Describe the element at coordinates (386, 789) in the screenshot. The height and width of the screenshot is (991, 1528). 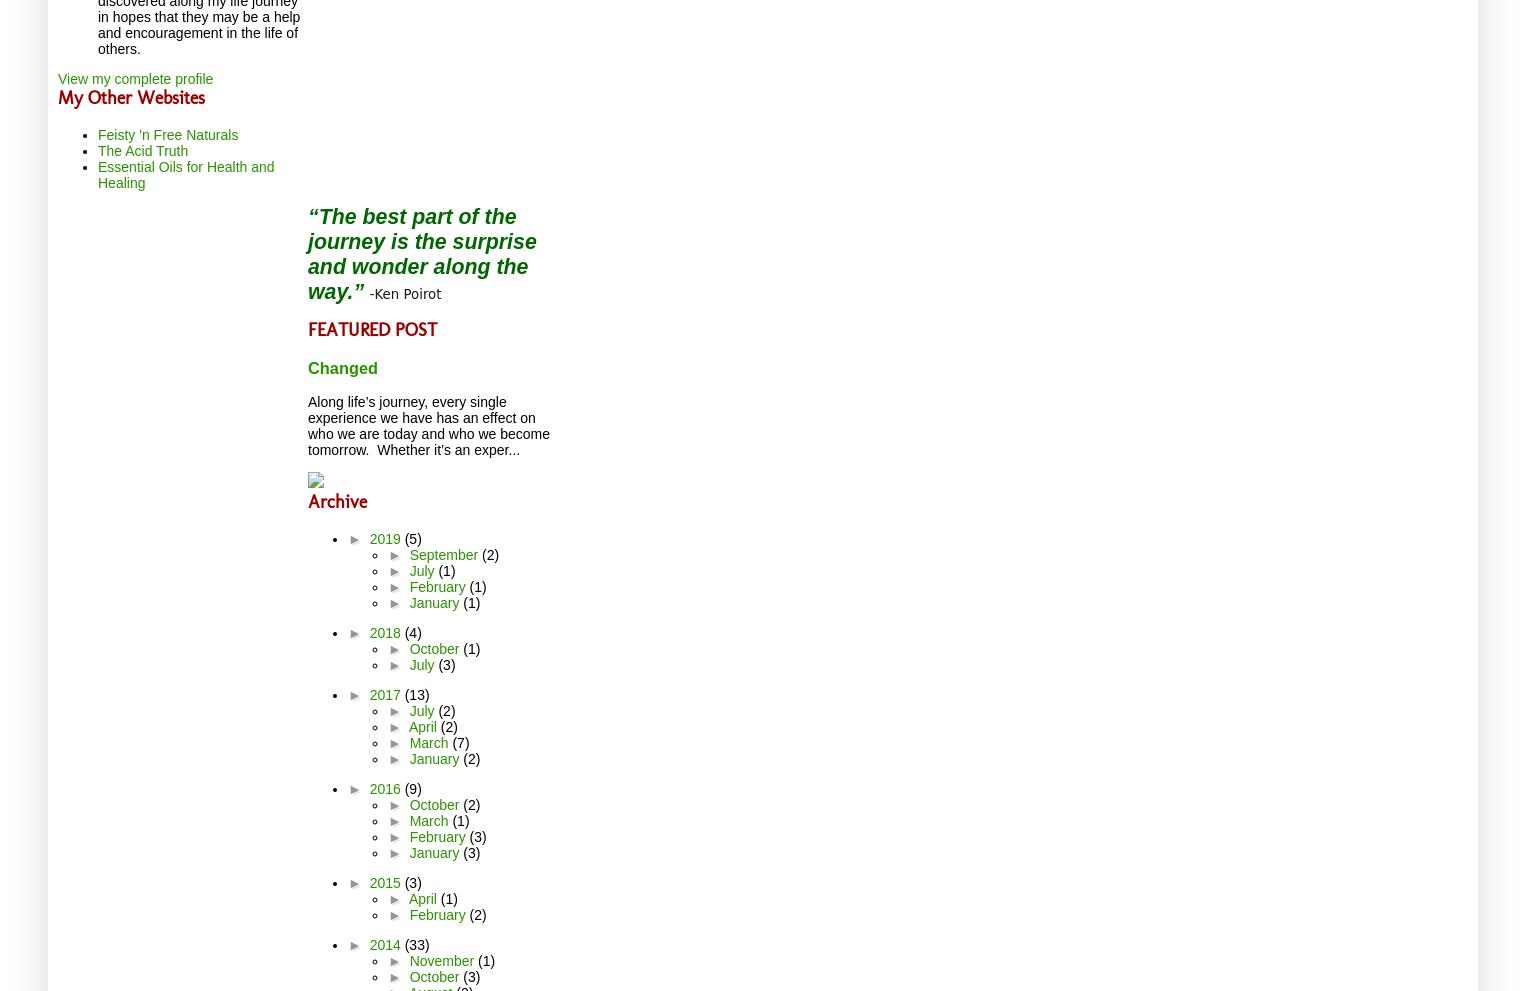
I see `'2016'` at that location.